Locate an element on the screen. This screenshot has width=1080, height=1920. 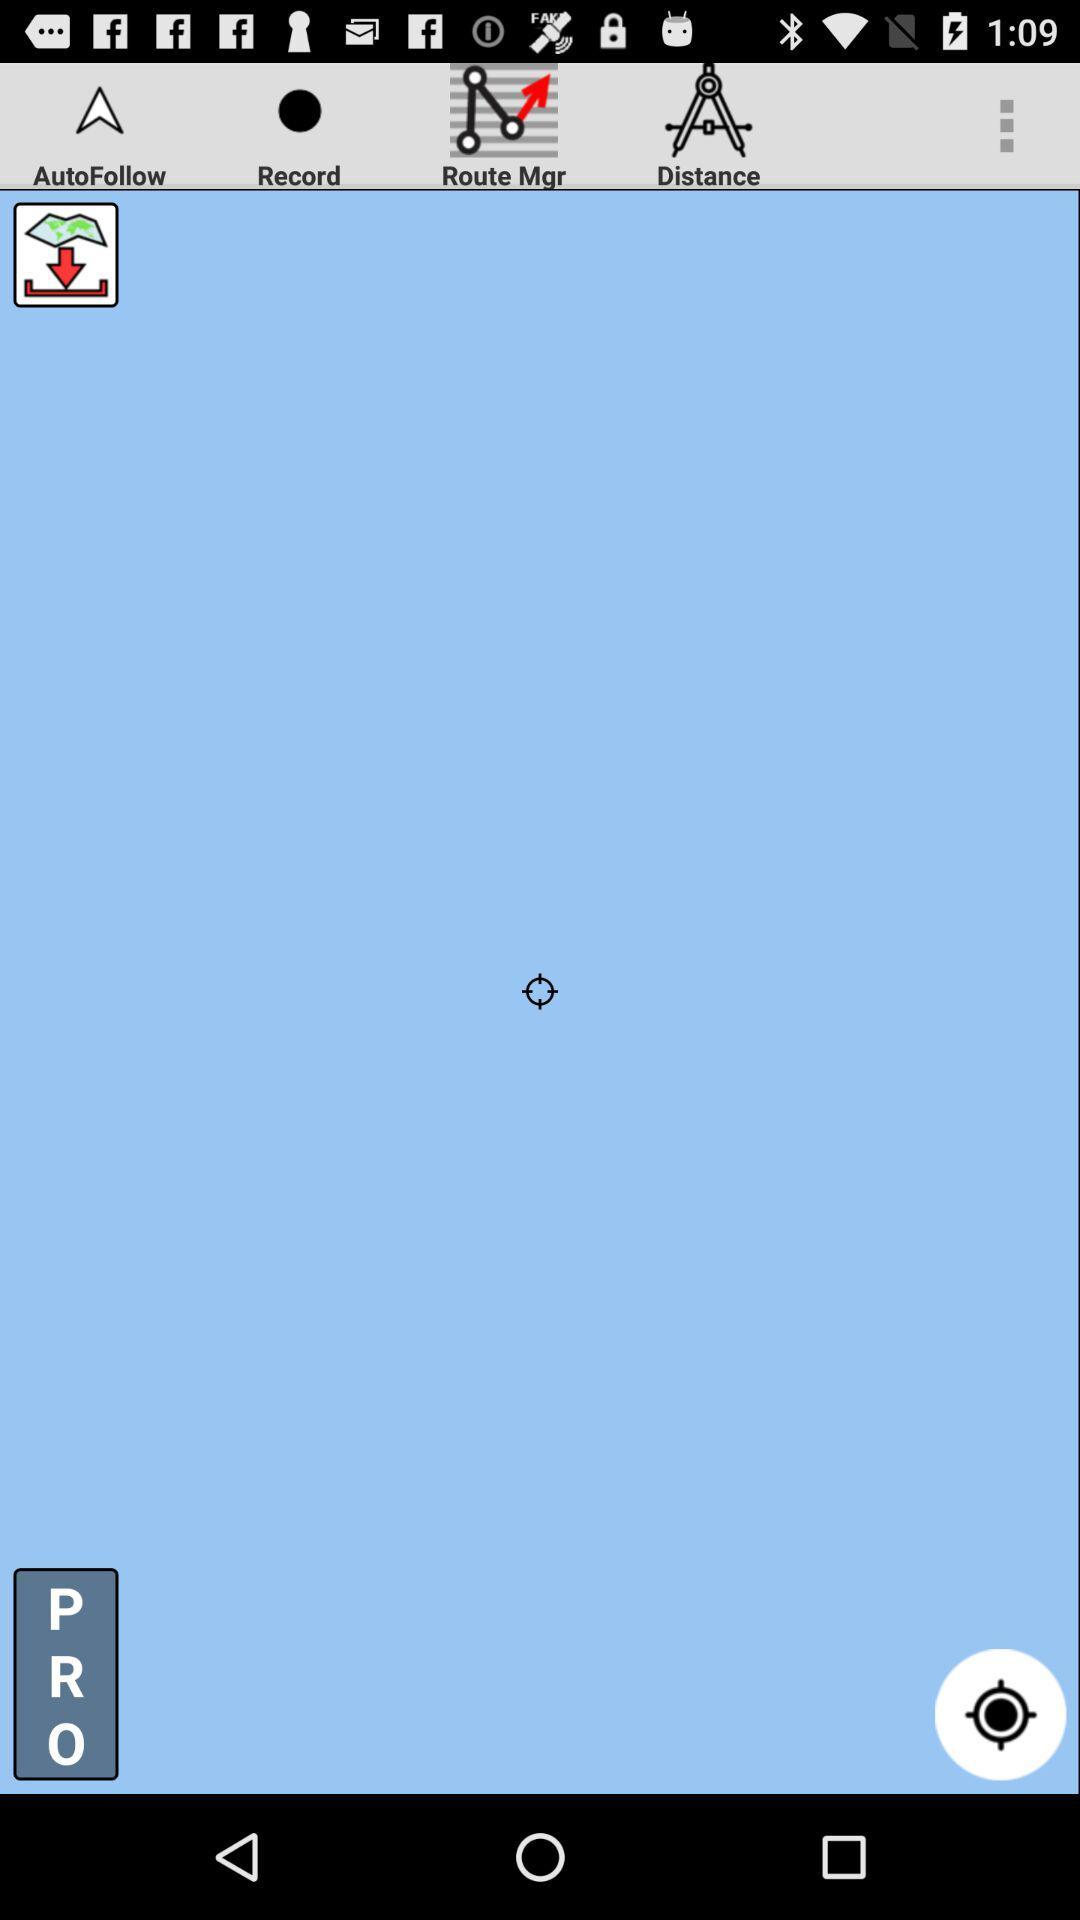
the icon to the right of p is located at coordinates (1000, 1713).